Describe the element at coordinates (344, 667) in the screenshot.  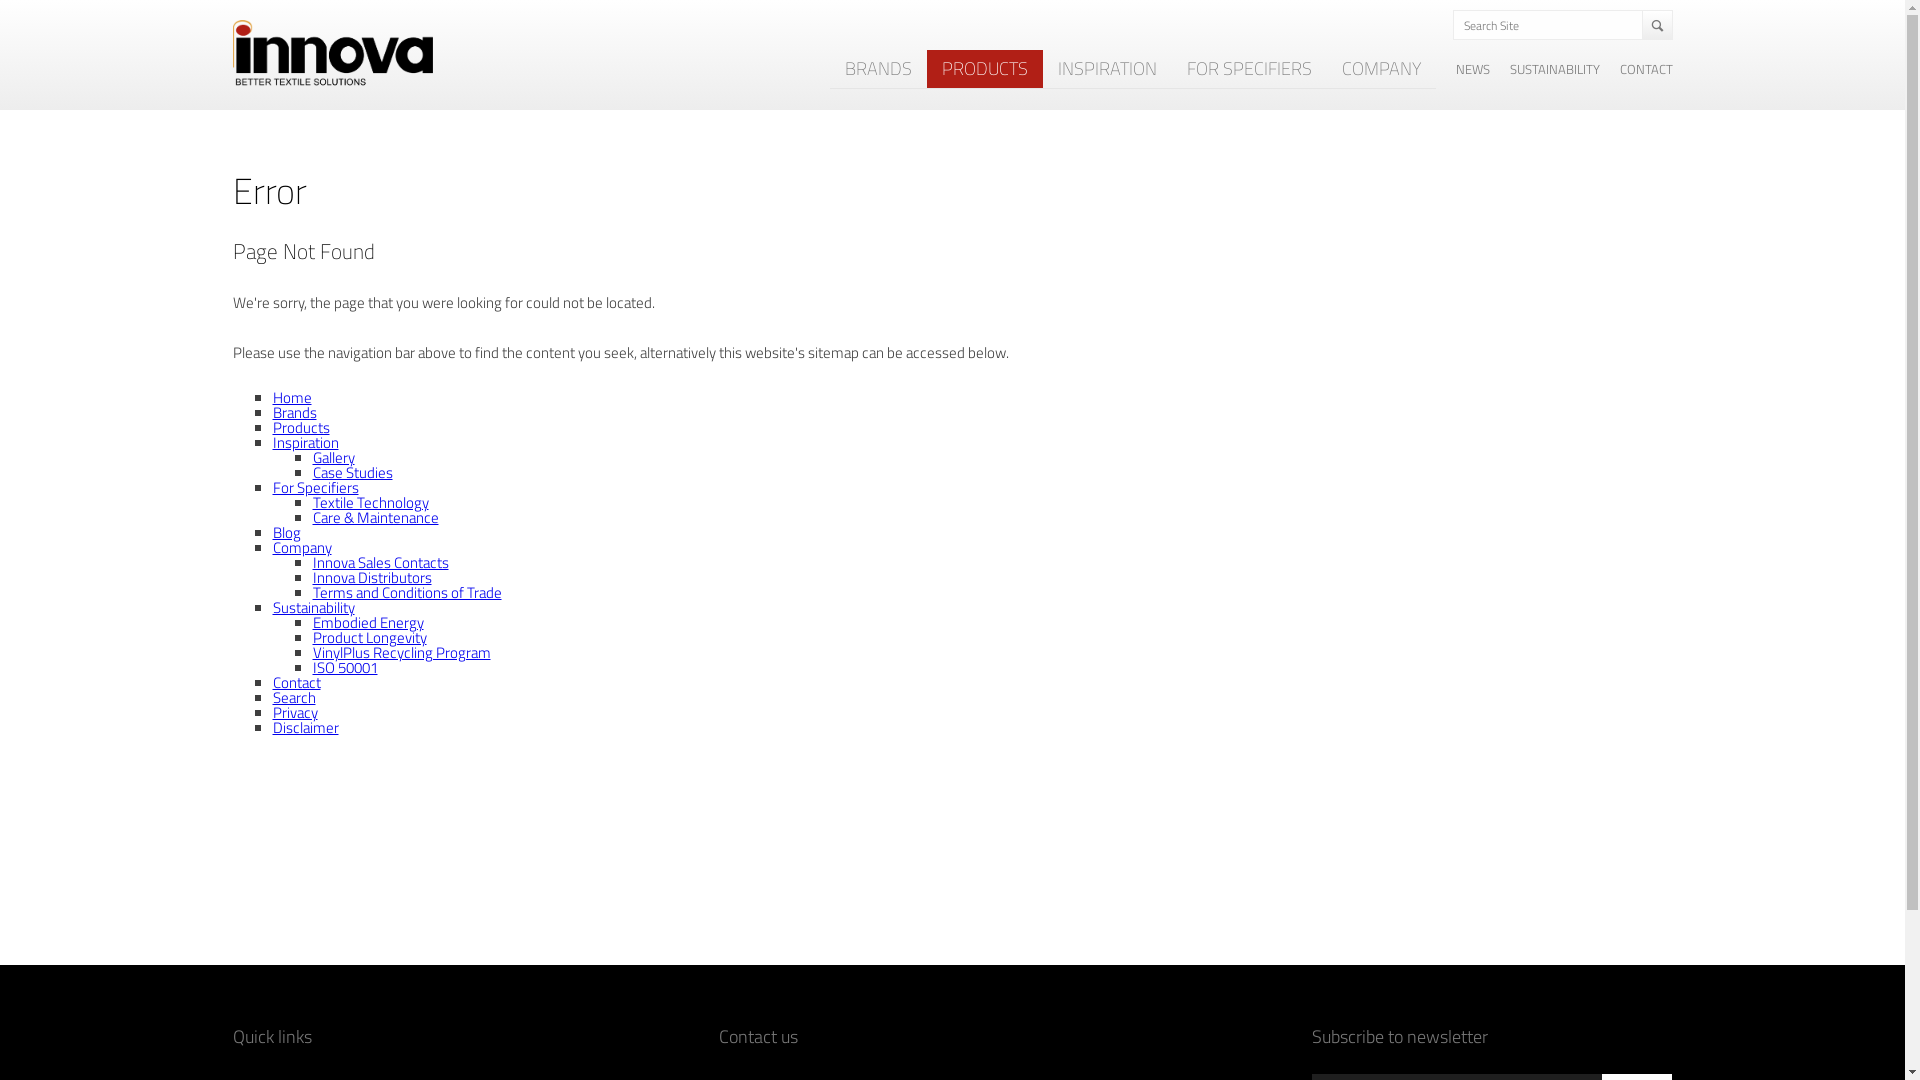
I see `'ISO 50001'` at that location.